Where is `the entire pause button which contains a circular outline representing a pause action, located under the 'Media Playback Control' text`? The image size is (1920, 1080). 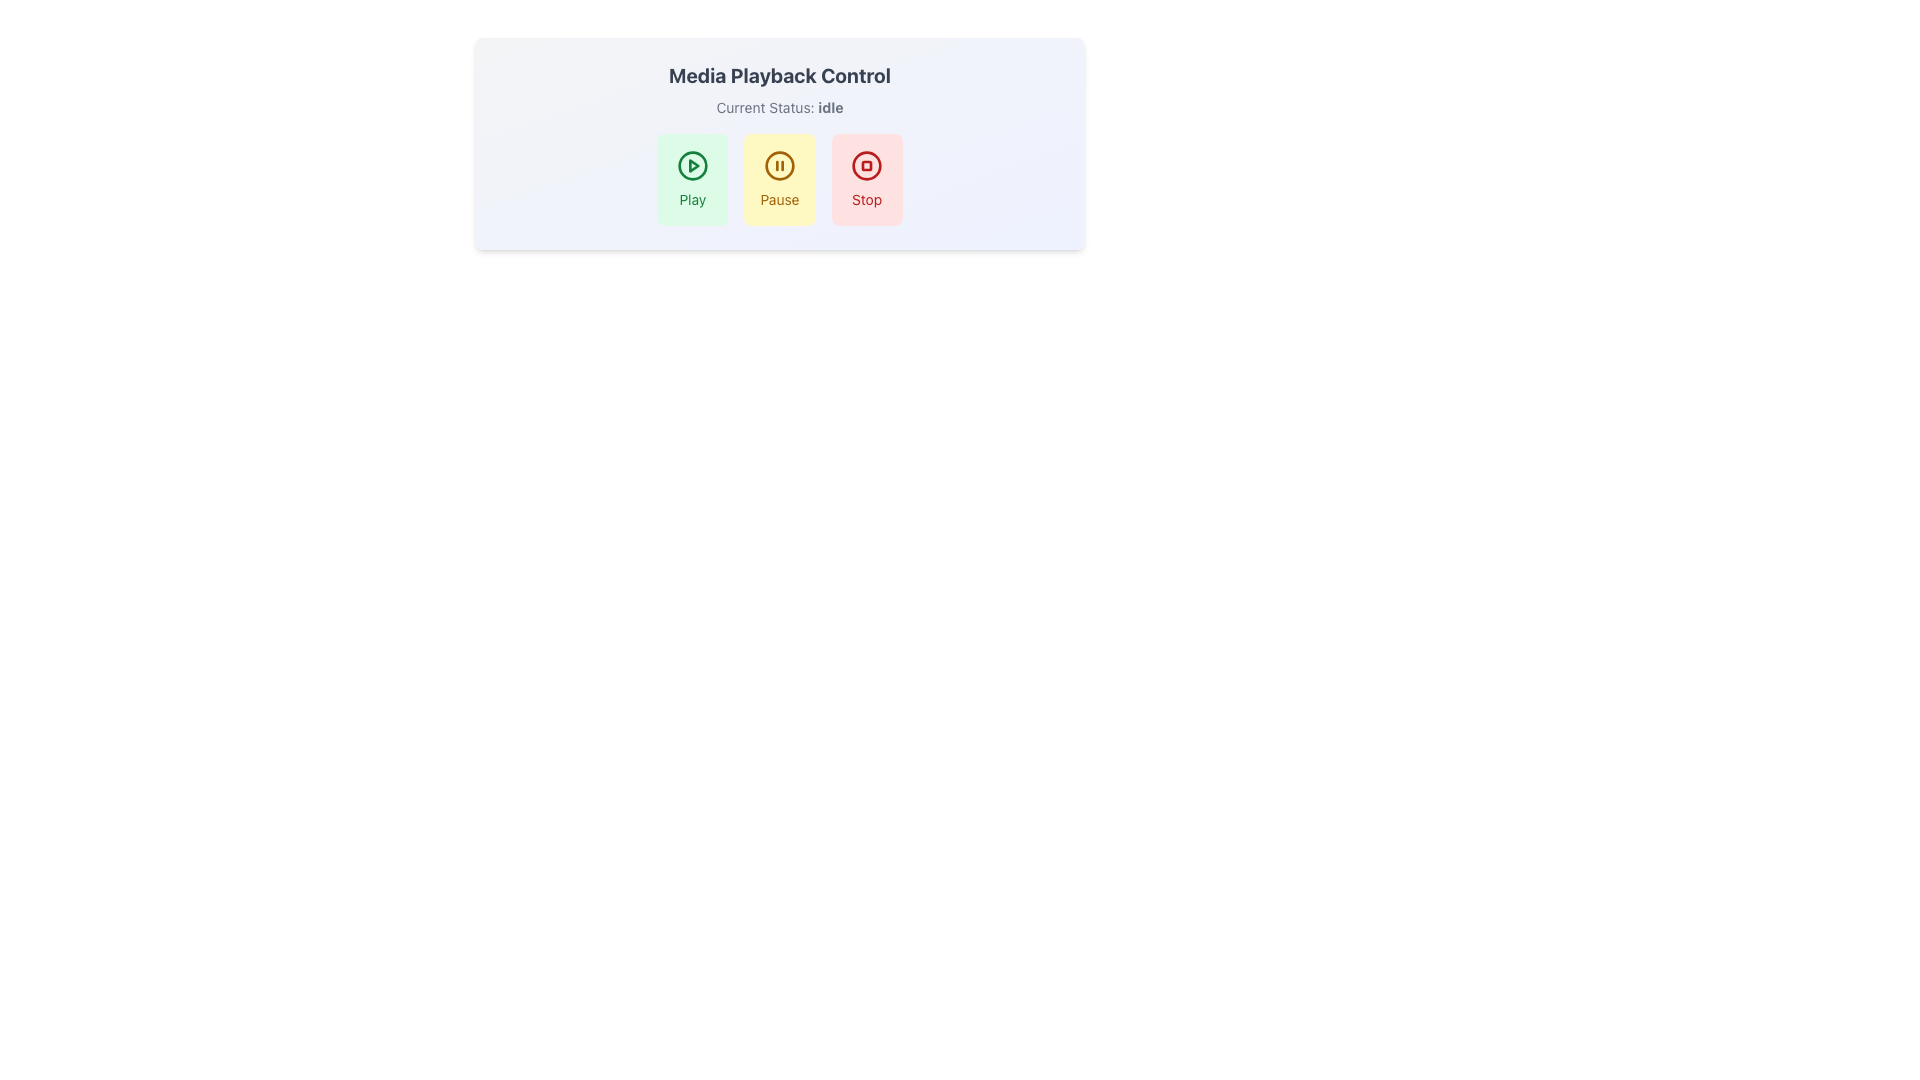 the entire pause button which contains a circular outline representing a pause action, located under the 'Media Playback Control' text is located at coordinates (778, 164).